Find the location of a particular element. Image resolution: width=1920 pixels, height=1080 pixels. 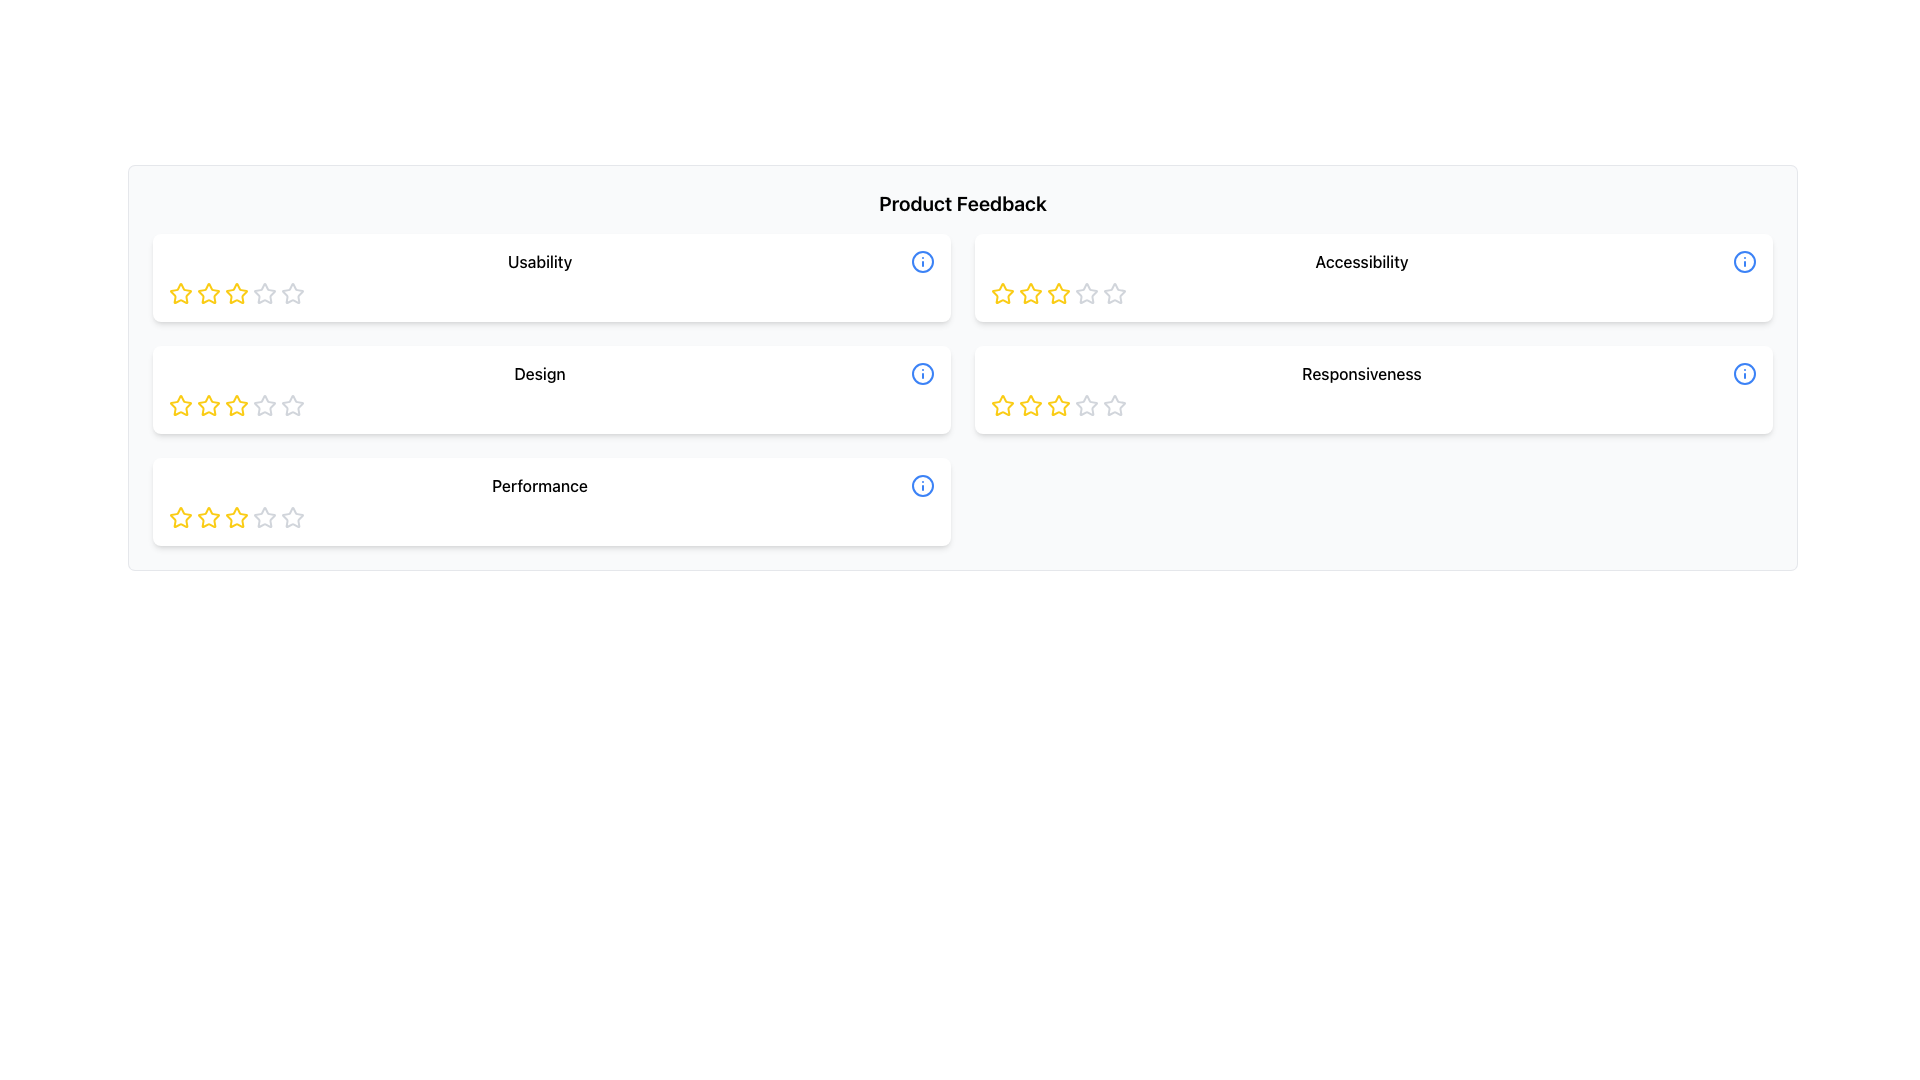

the first star in the five-star rating system for the 'Accessibility' category is located at coordinates (1003, 293).